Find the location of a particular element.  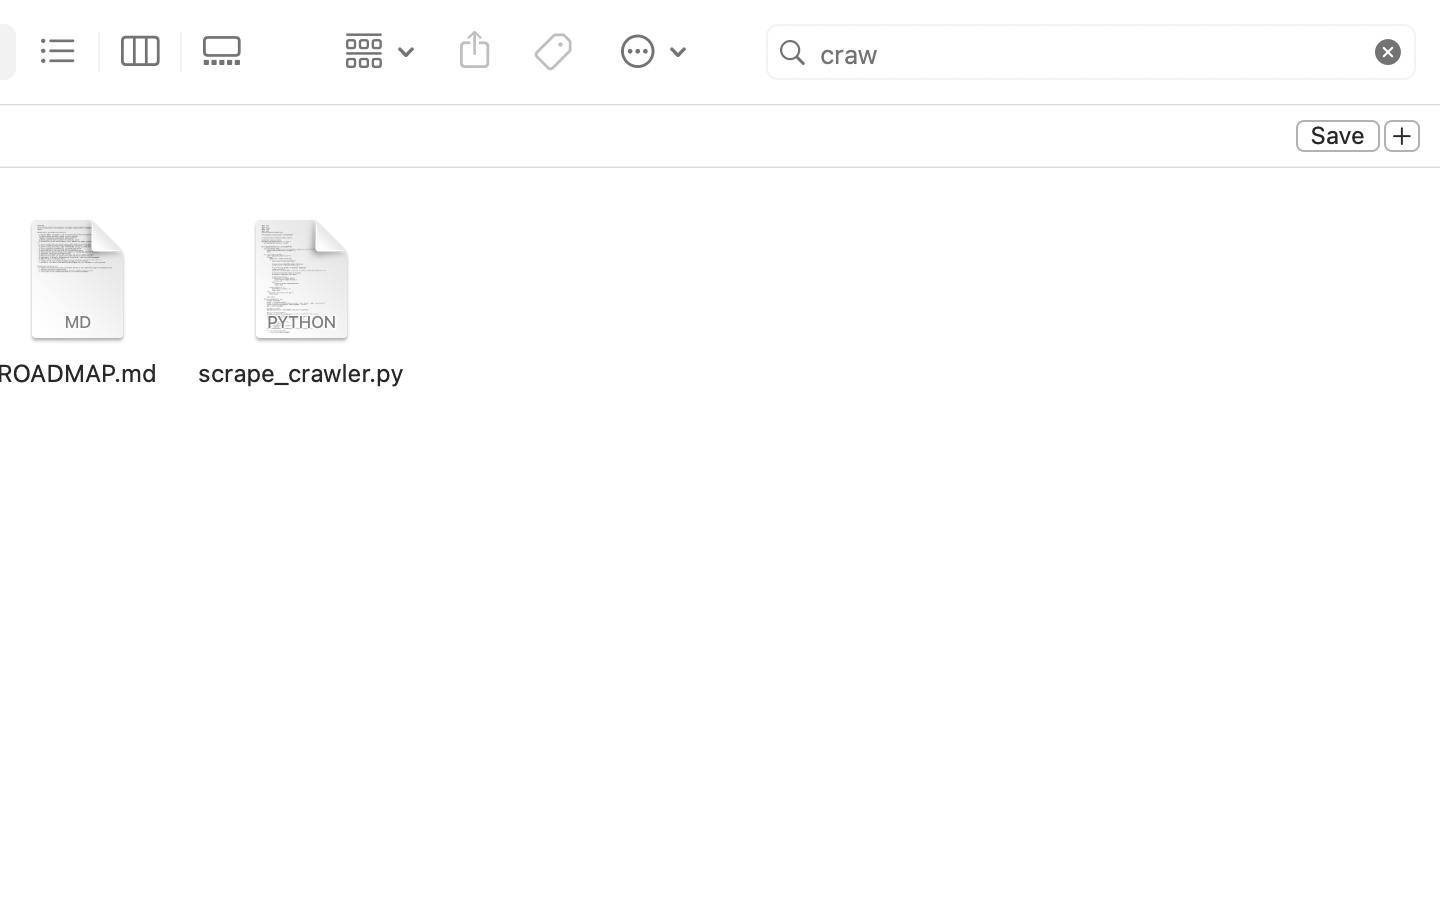

'craw' is located at coordinates (1089, 52).